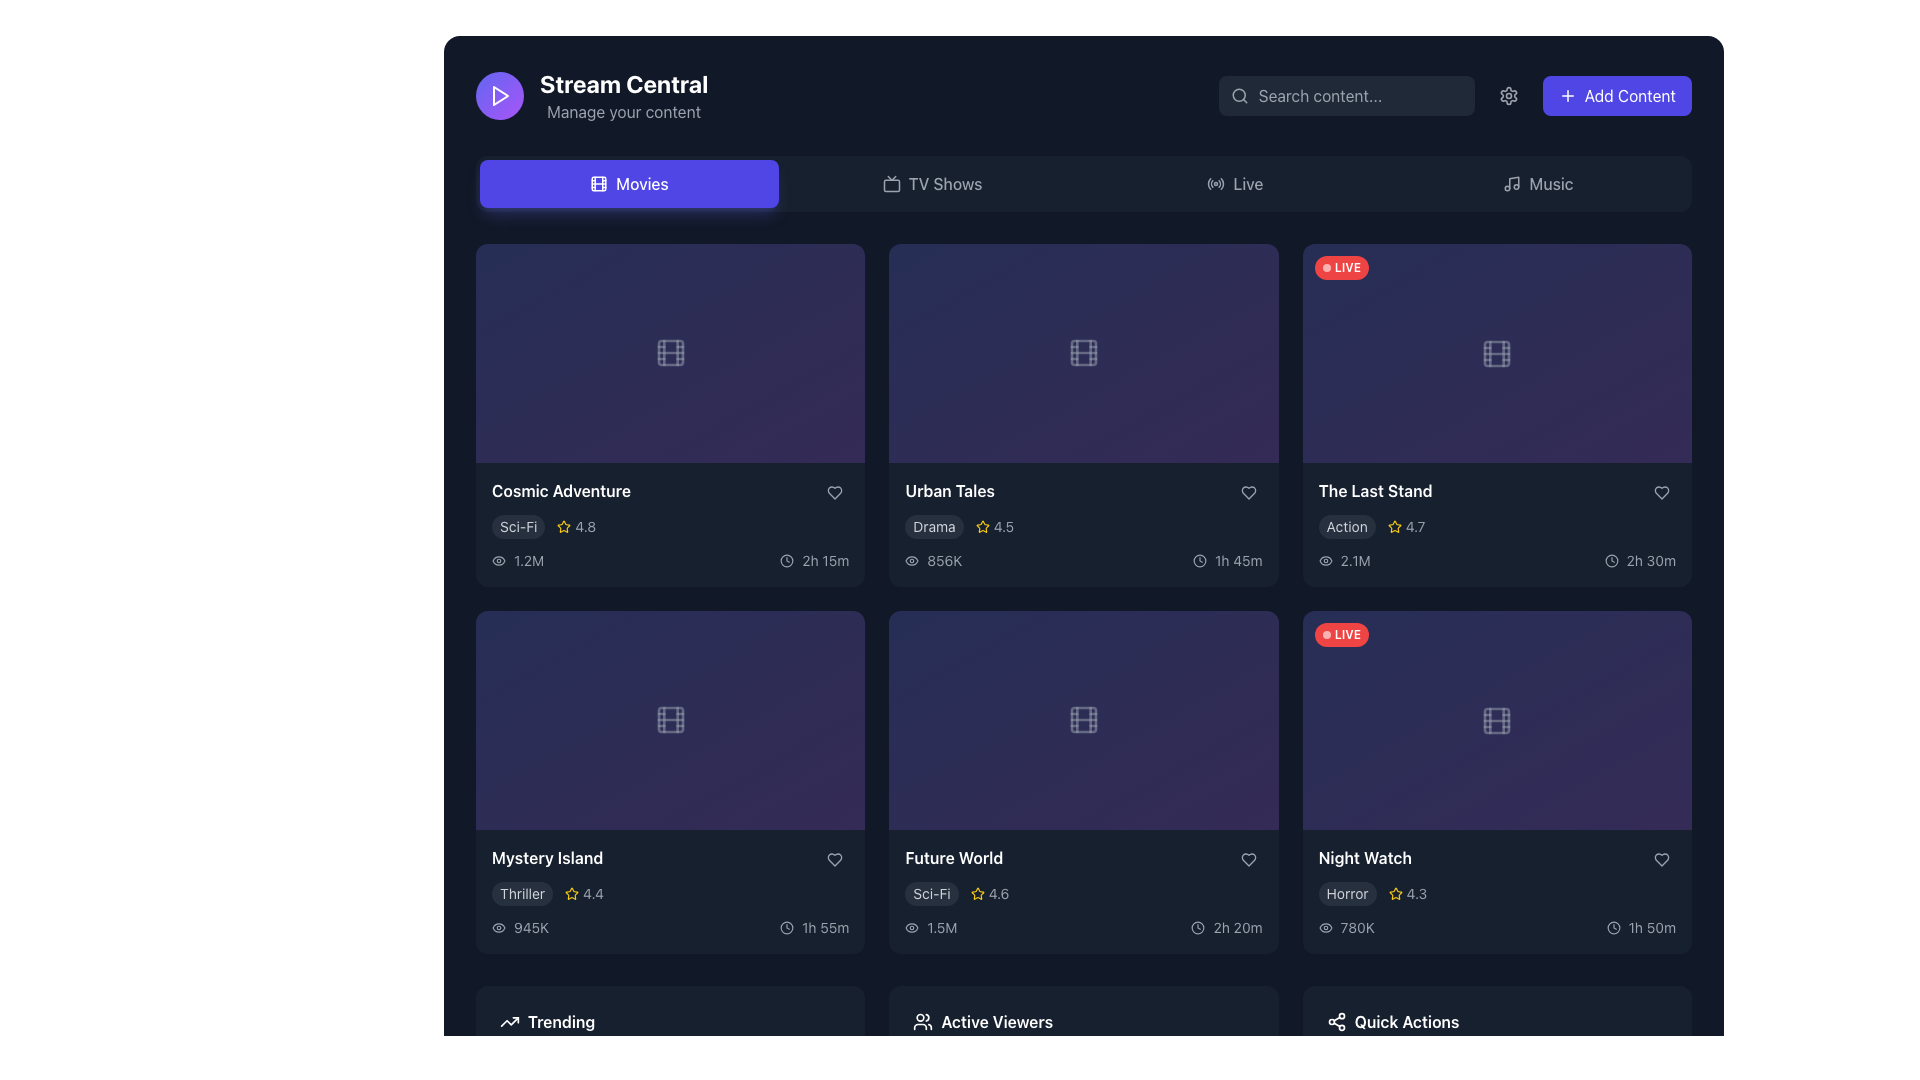  I want to click on the text label displaying '2.1M' in light gray color, located at the bottom-left section of the card for 'The Last Stand', to the right of the eye-shaped icon, so click(1355, 560).